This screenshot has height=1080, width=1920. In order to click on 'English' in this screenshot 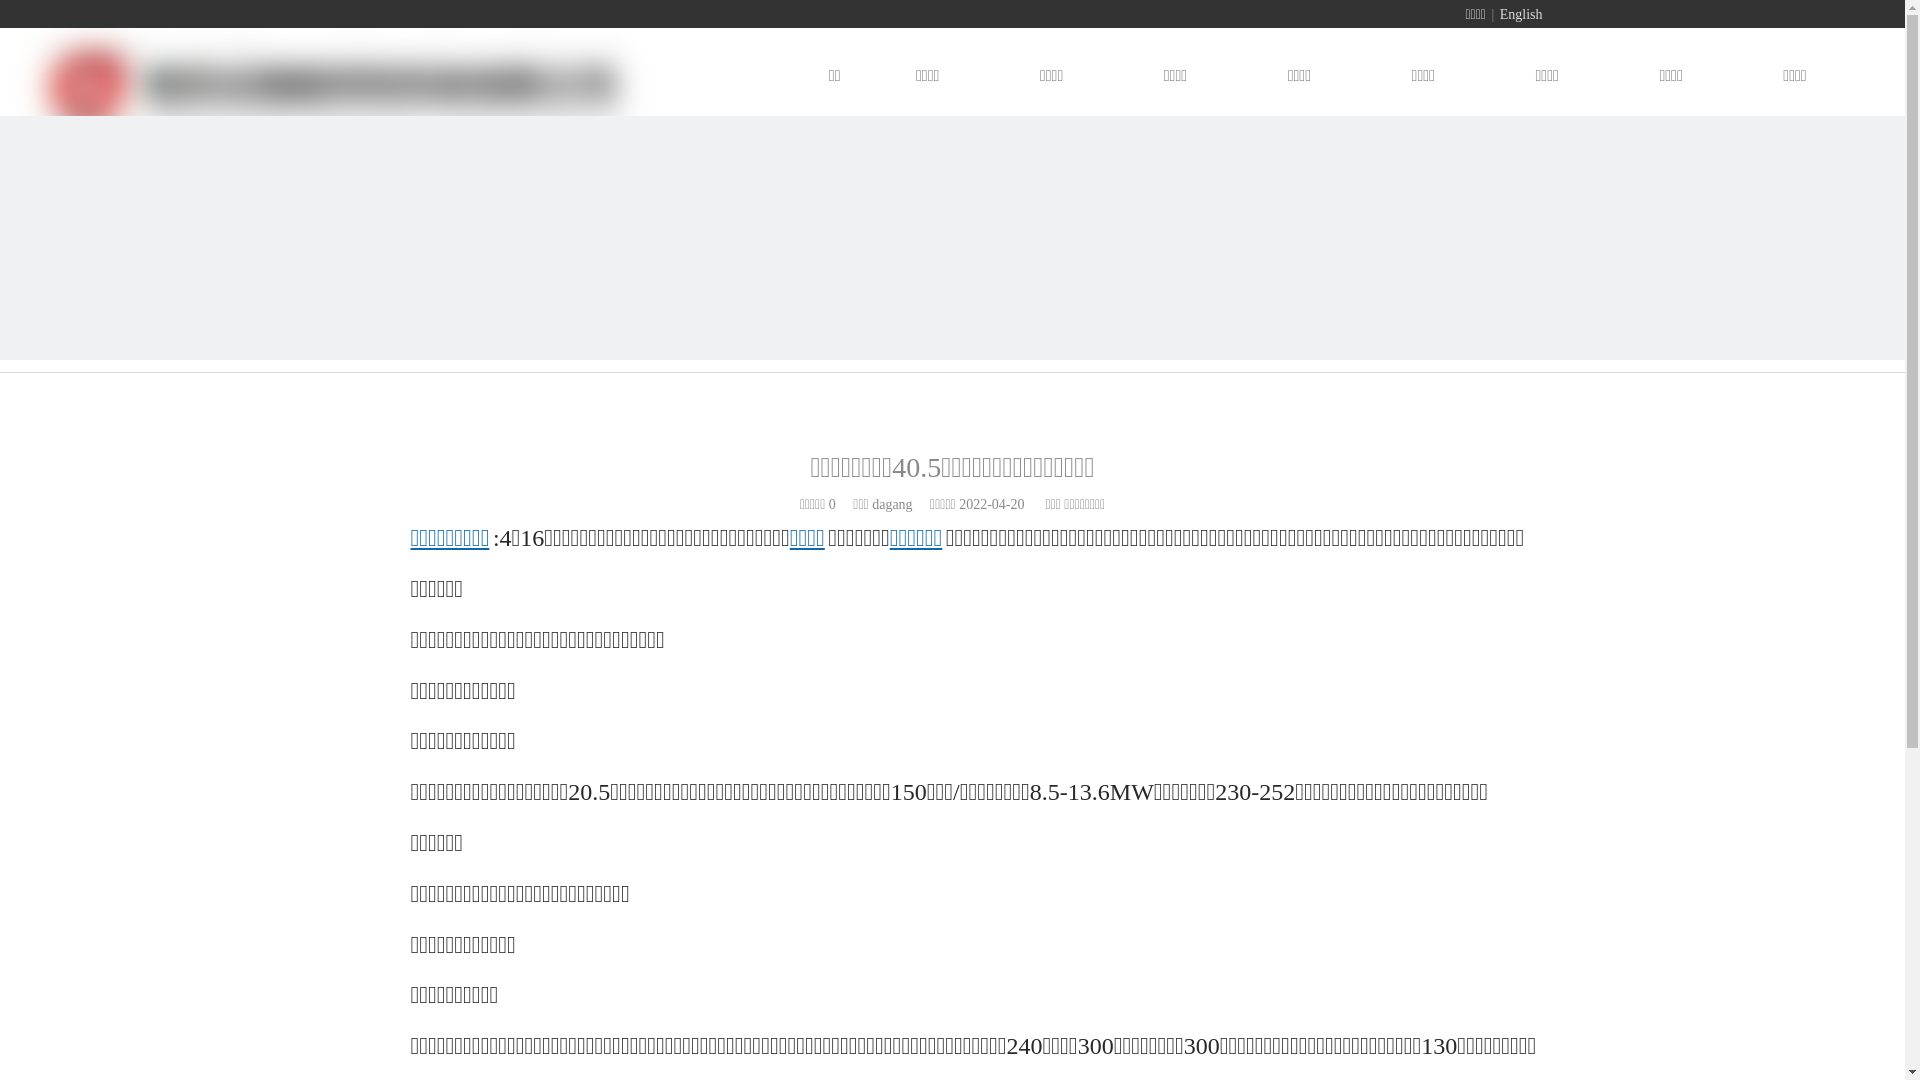, I will do `click(1520, 15)`.